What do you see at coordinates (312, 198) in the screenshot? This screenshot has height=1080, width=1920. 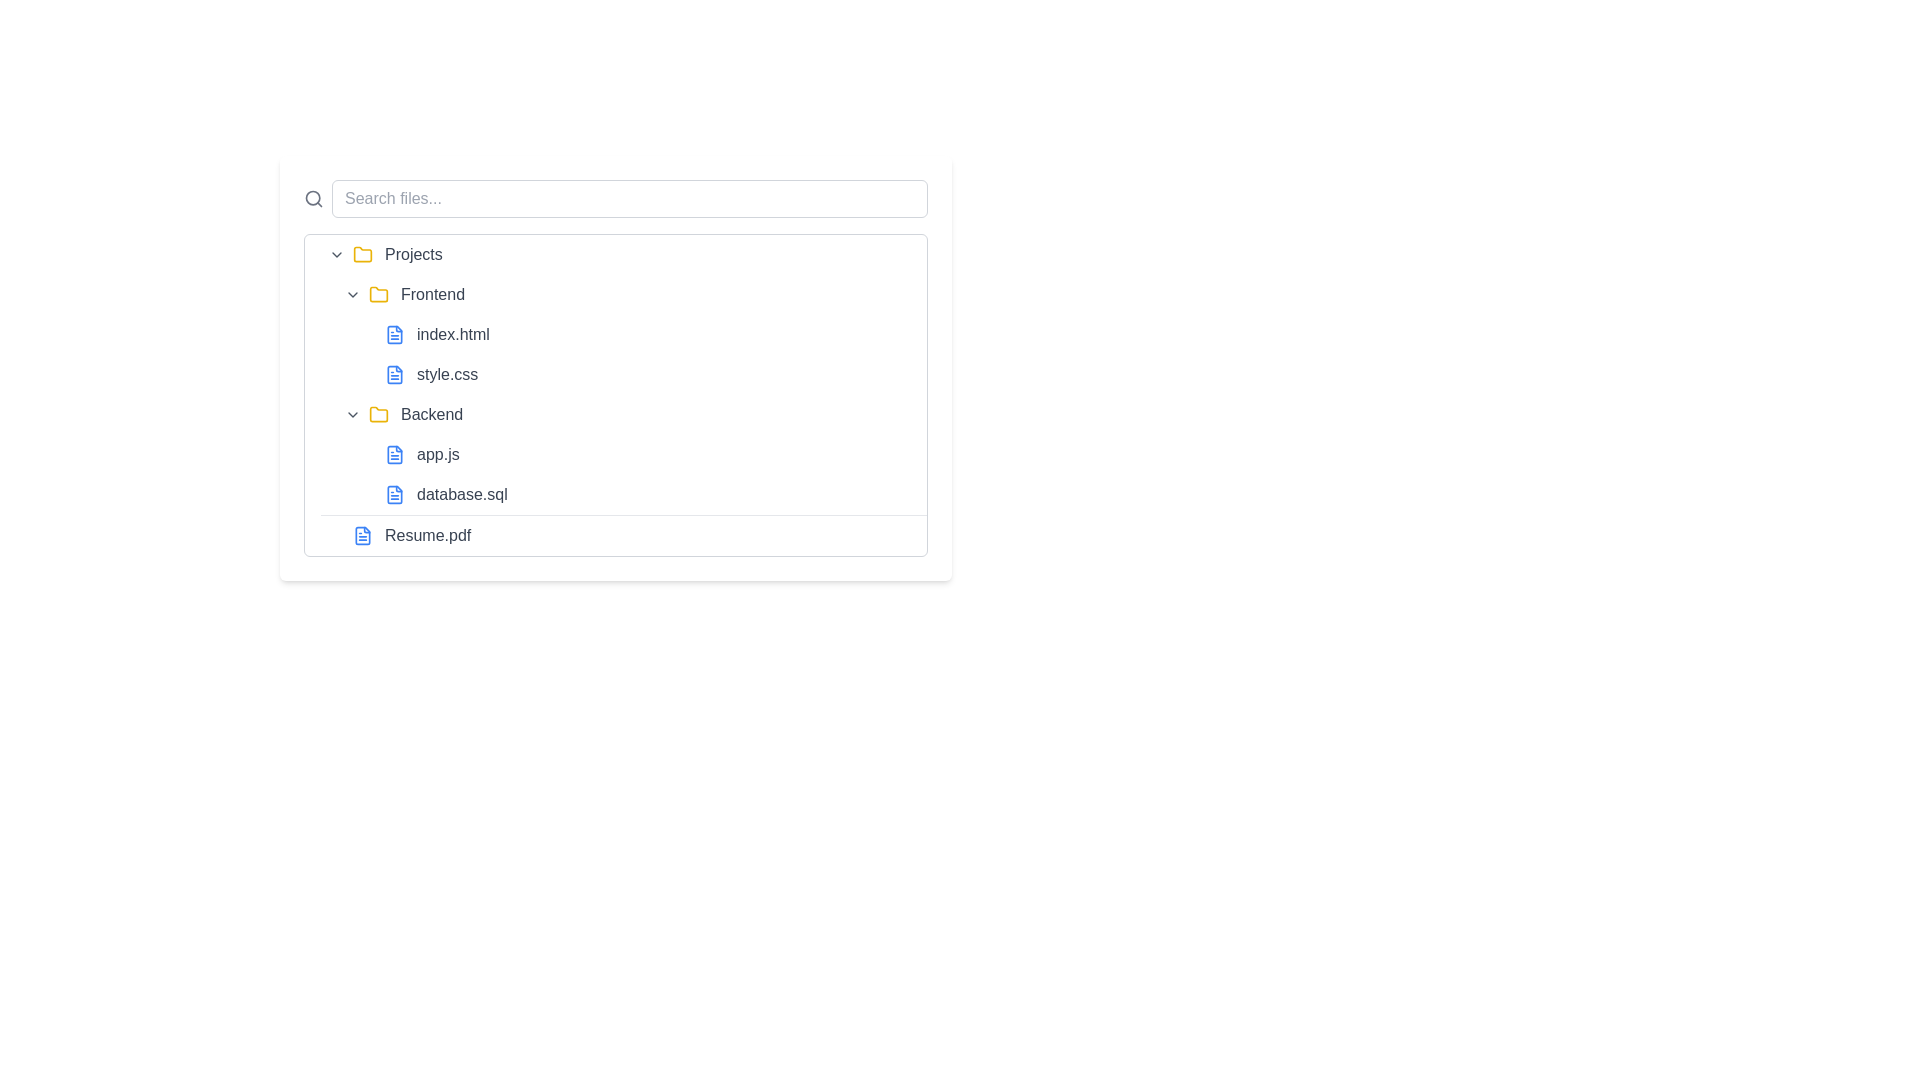 I see `the decorative SVG circle graphic that is part of the search icon located in the top-left region, to the left of the search input field` at bounding box center [312, 198].